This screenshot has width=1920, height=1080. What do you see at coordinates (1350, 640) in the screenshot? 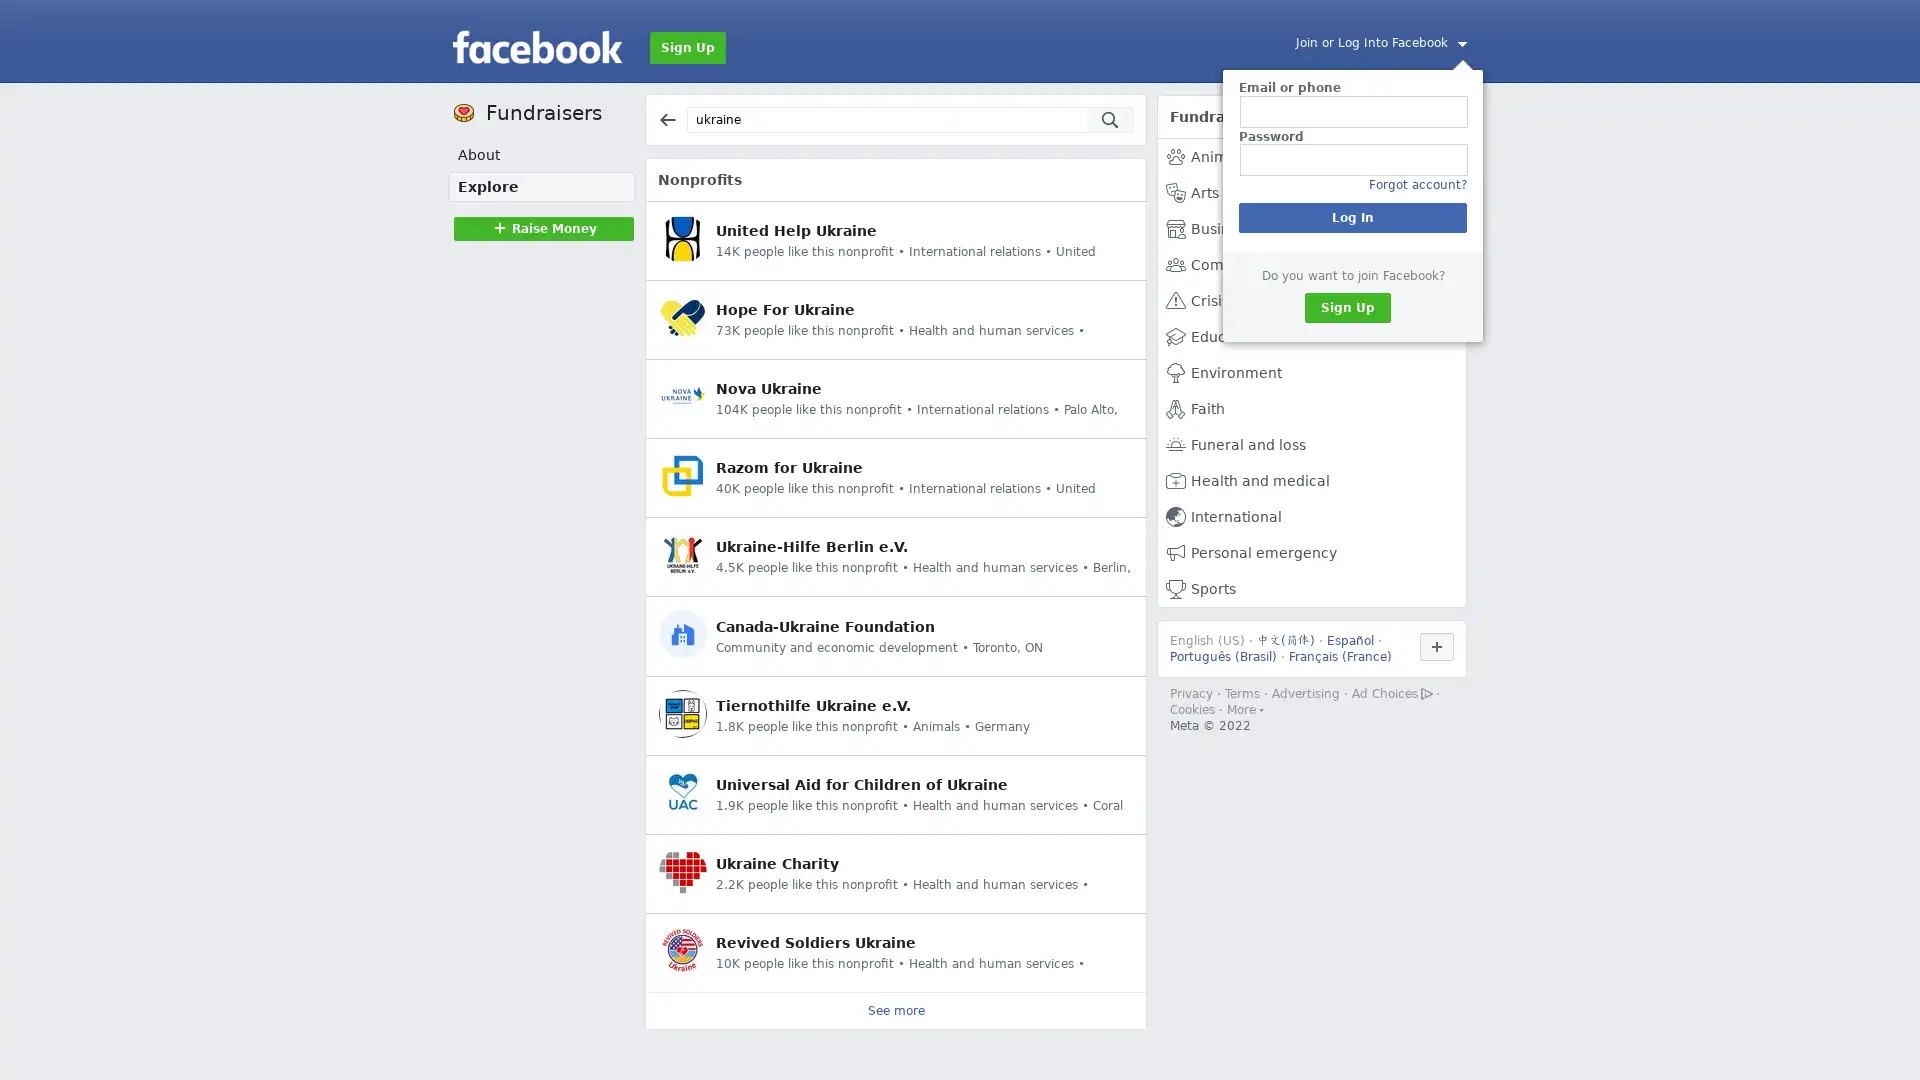
I see `Espanol` at bounding box center [1350, 640].